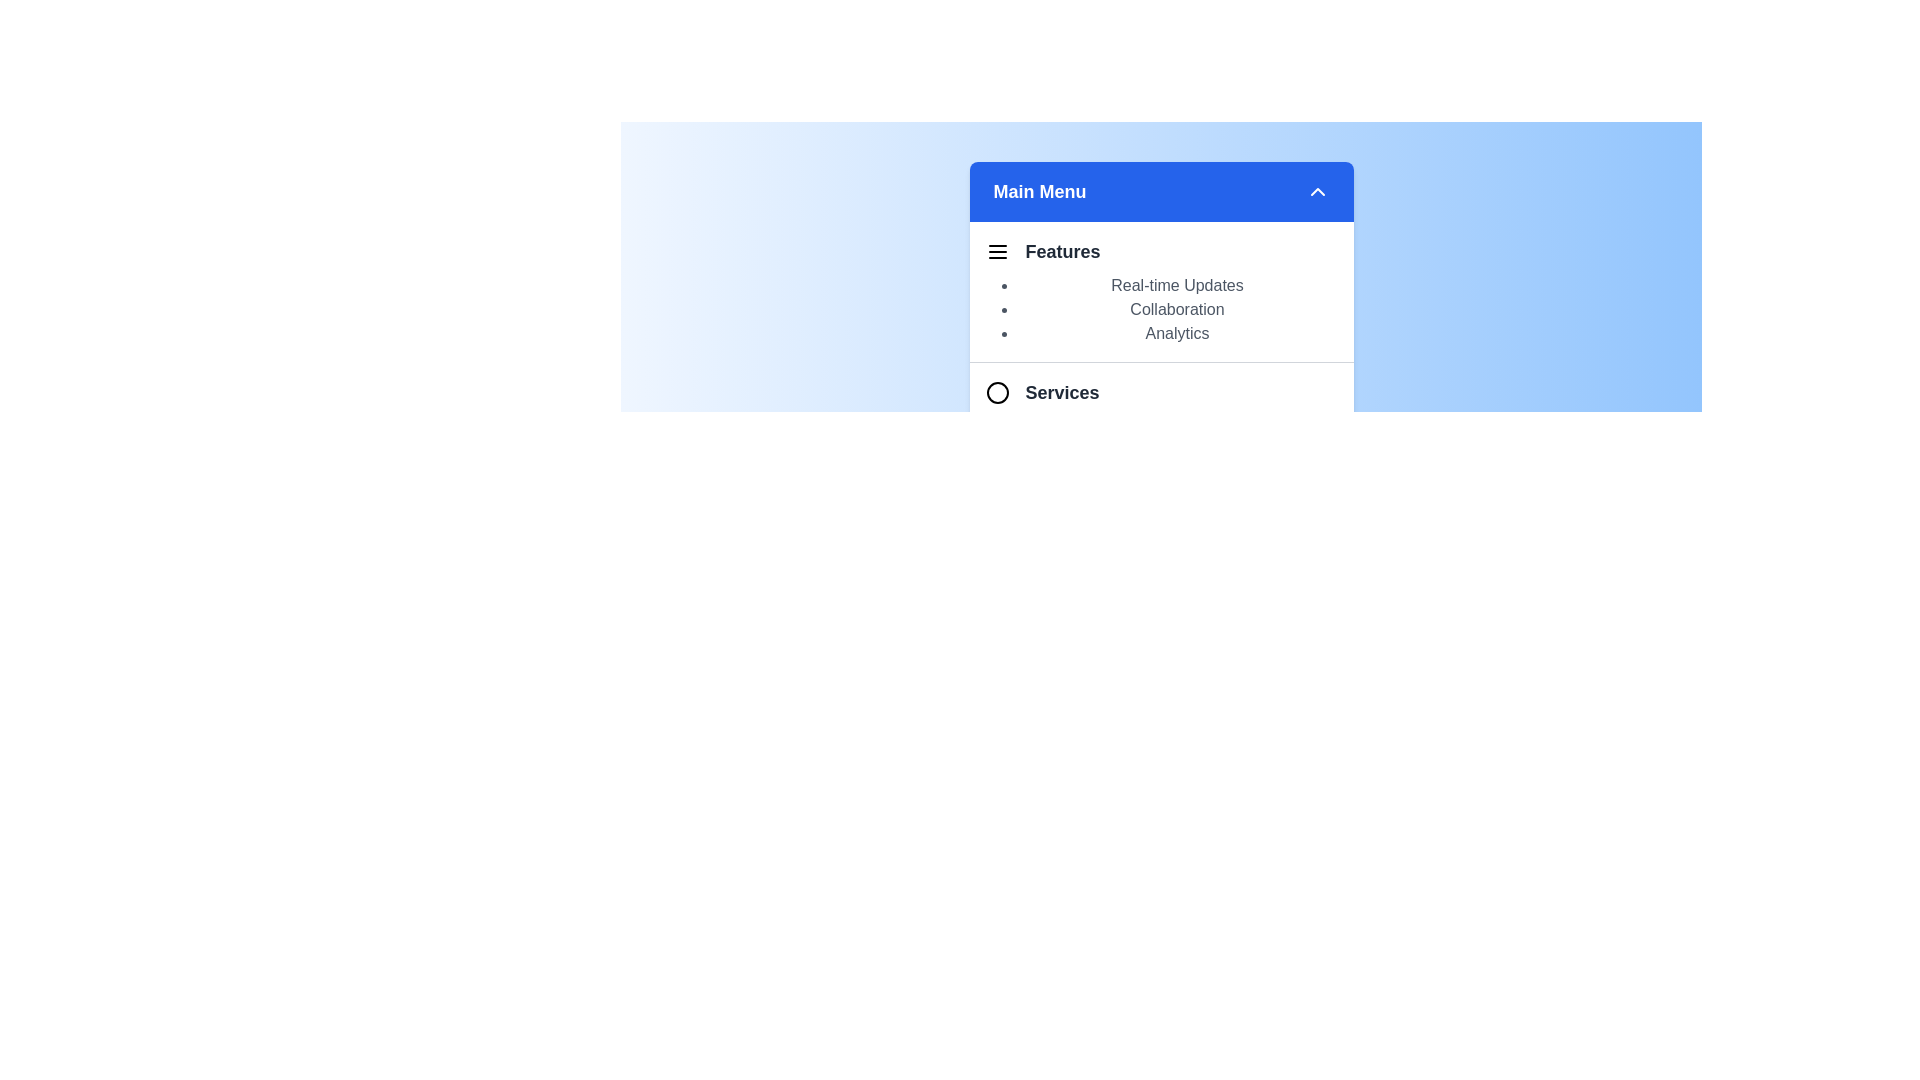 The height and width of the screenshot is (1080, 1920). I want to click on the item Real-time Updates from the list, so click(1177, 285).